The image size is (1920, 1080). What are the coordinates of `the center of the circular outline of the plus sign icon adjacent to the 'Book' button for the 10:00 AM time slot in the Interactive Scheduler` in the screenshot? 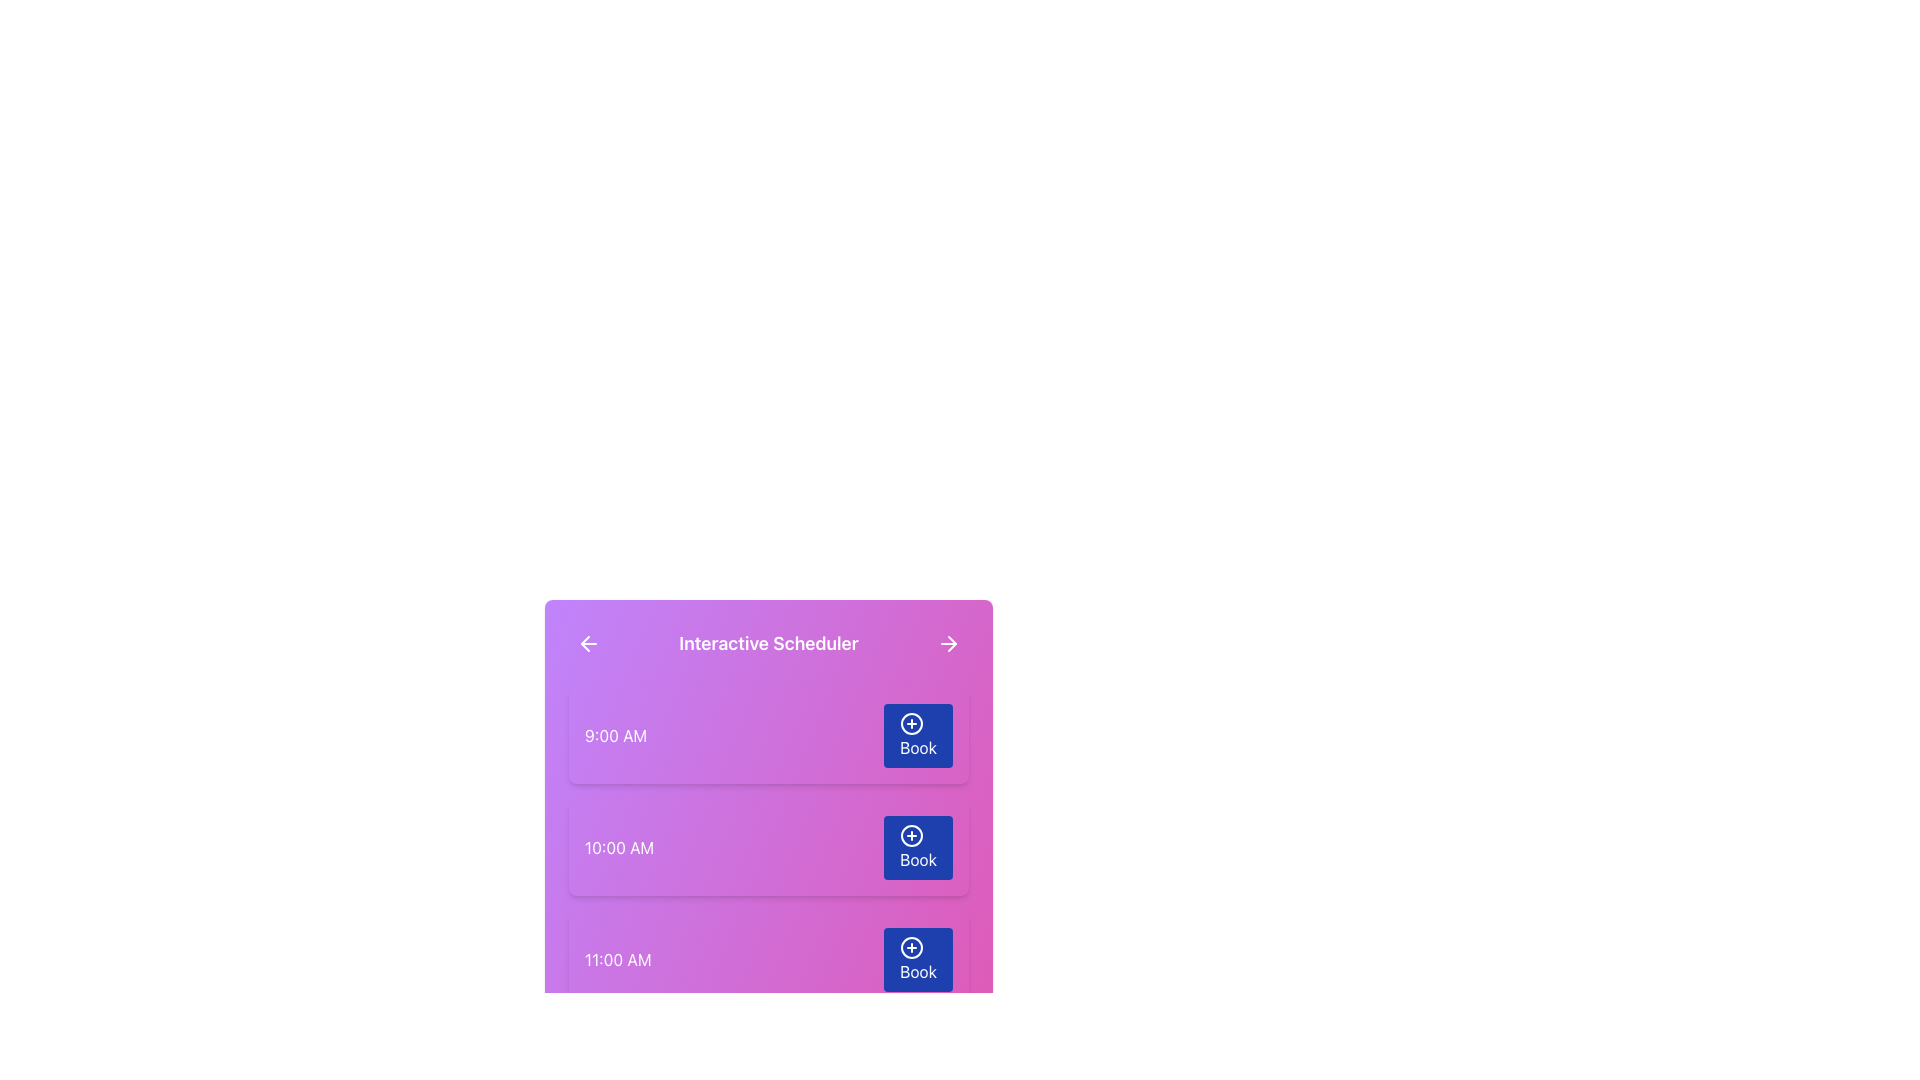 It's located at (911, 836).